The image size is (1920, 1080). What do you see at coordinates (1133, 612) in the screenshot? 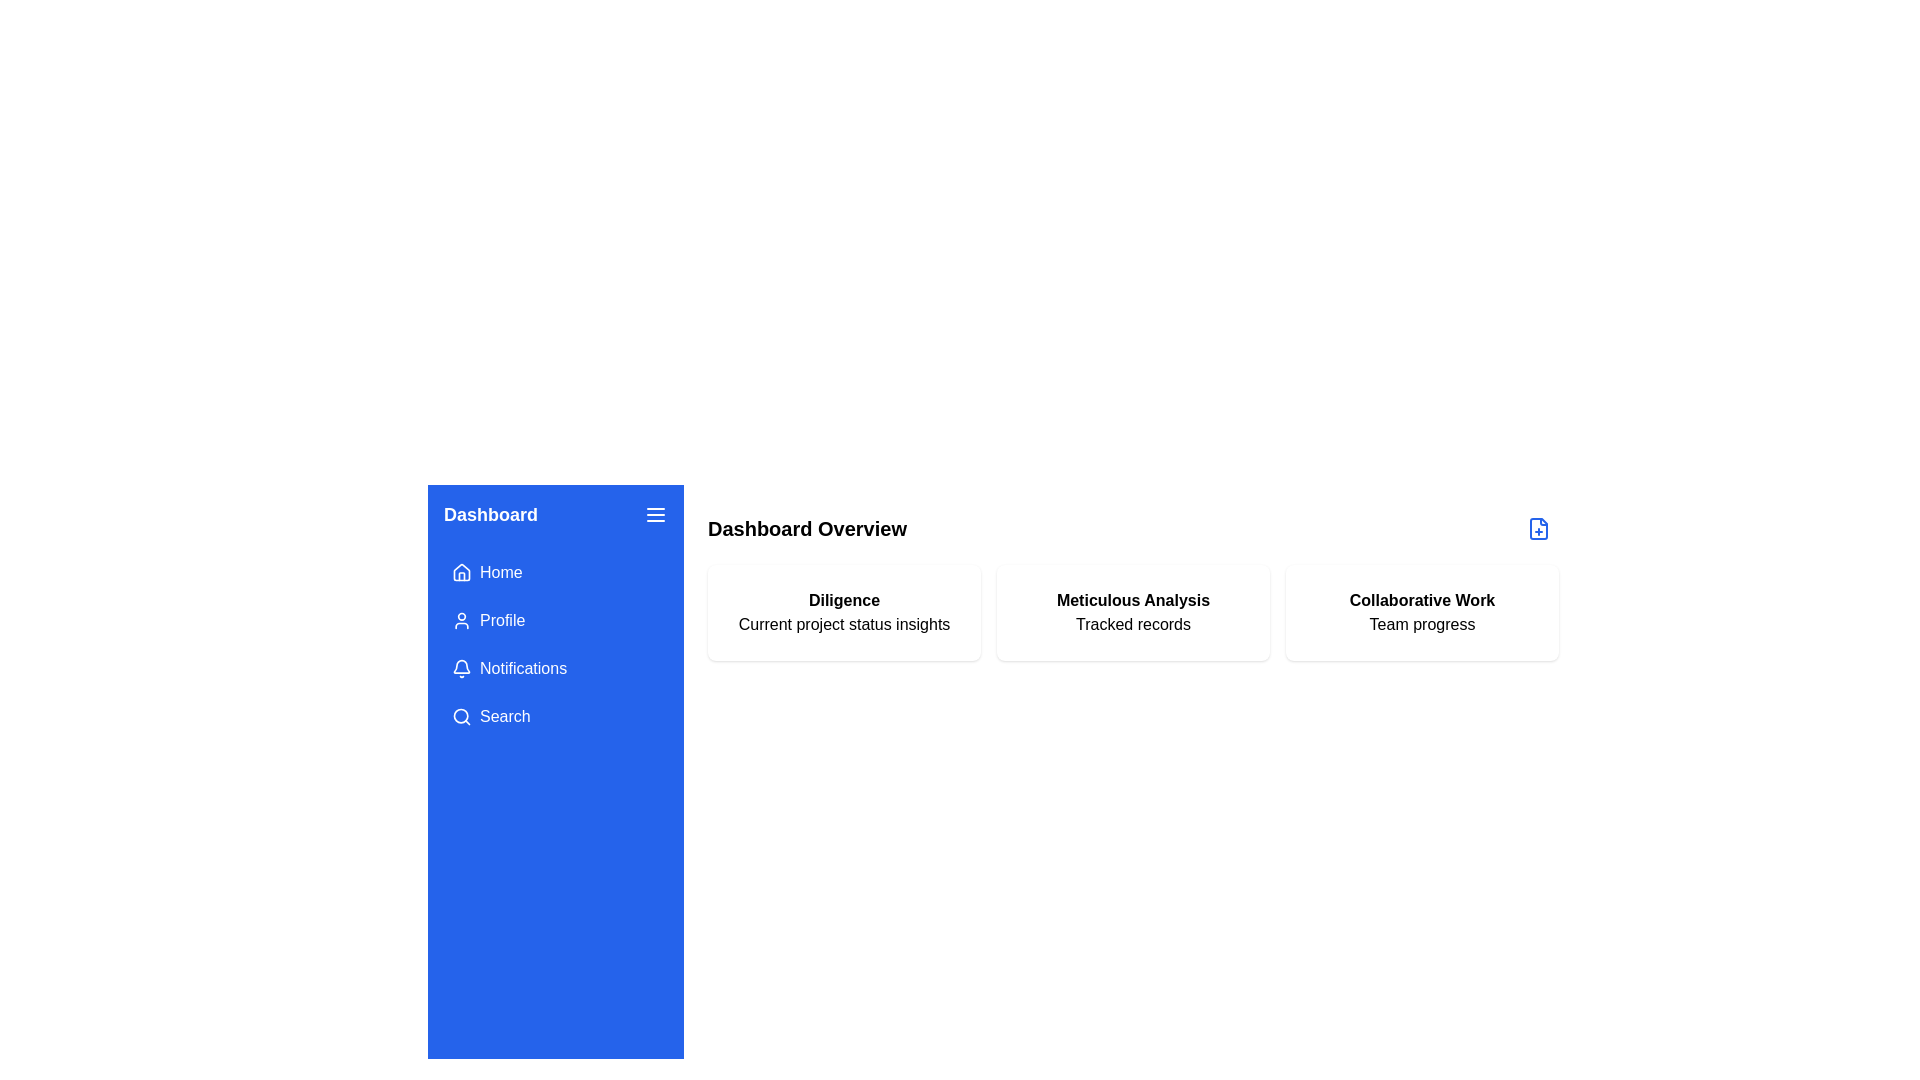
I see `the informational card summarizing 'Meticulous Analysis' with the descriptor 'Tracked records', which is the second section in a row of three, positioned centrally between 'Diligence' and 'Collaborative Work'` at bounding box center [1133, 612].